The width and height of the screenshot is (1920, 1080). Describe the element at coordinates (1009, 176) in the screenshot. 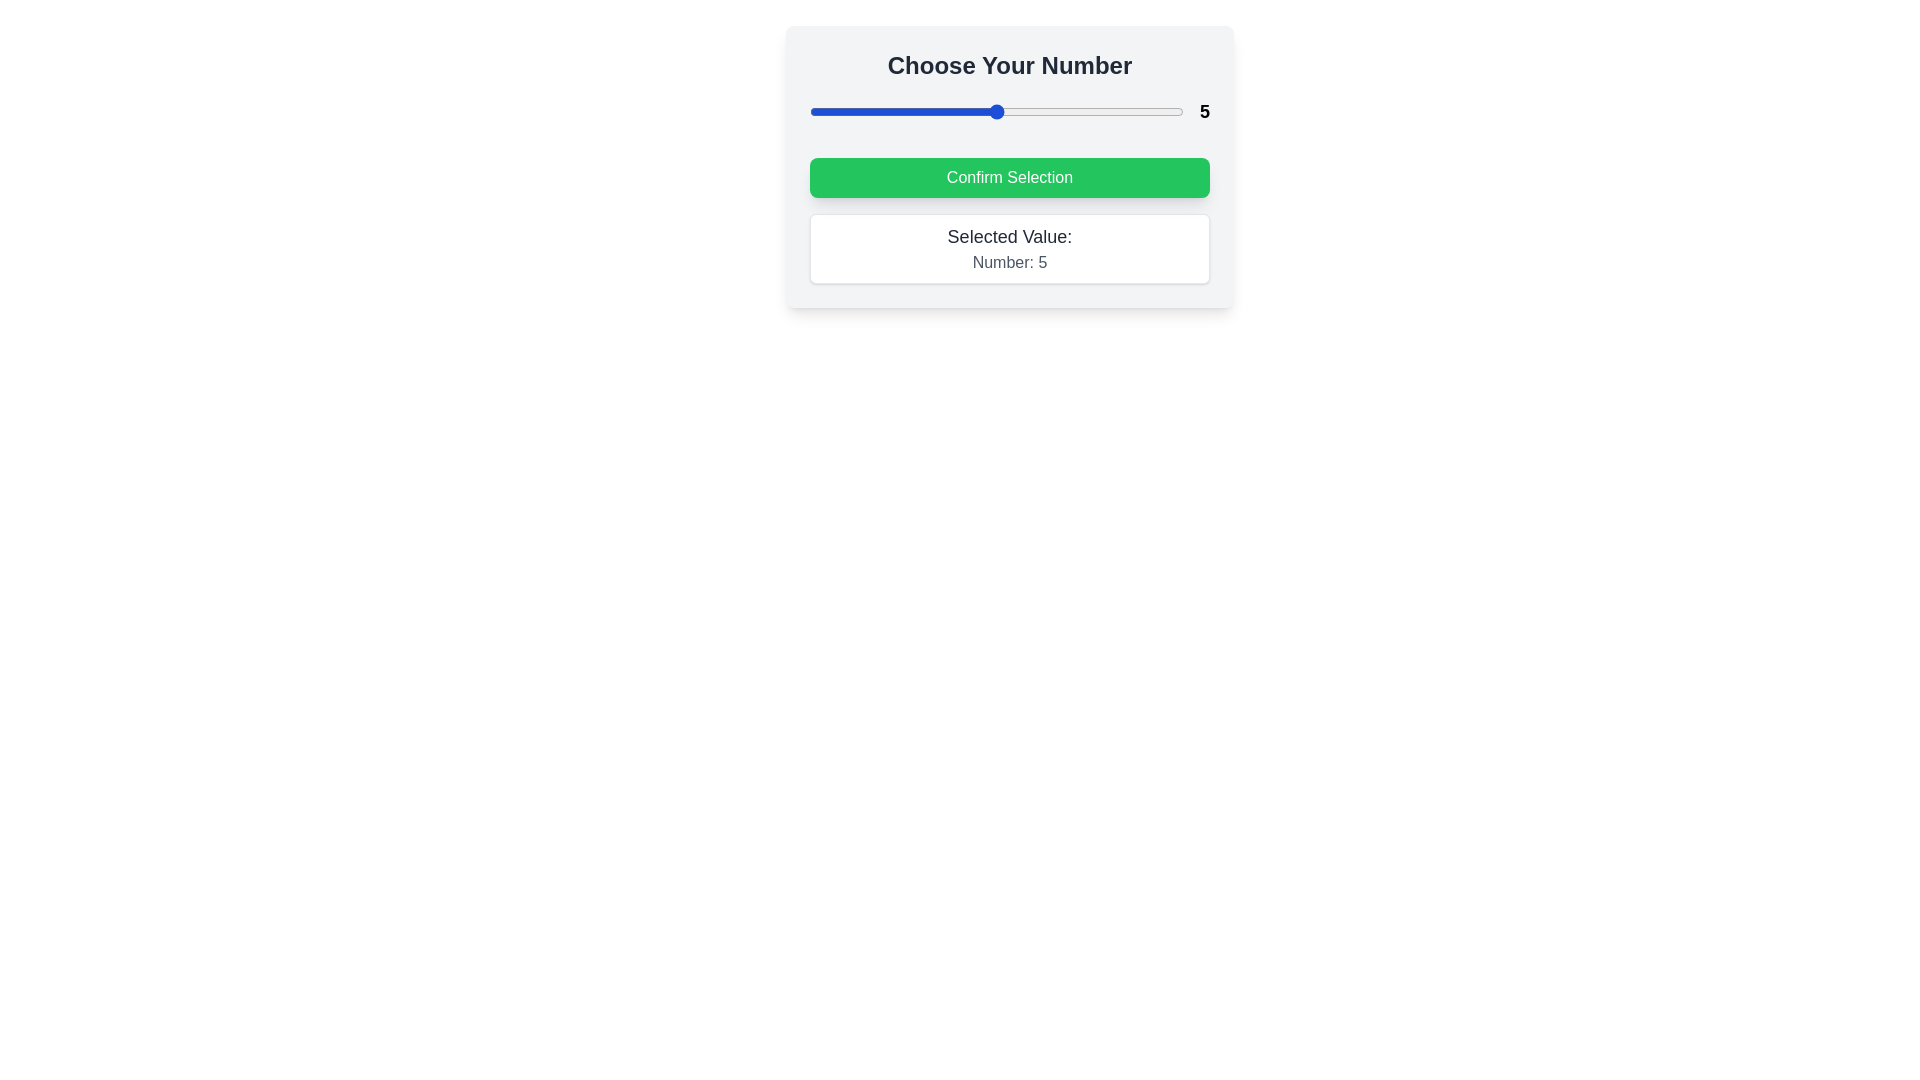

I see `the green 'Confirm Selection' button with rounded corners to trigger the hover effect` at that location.